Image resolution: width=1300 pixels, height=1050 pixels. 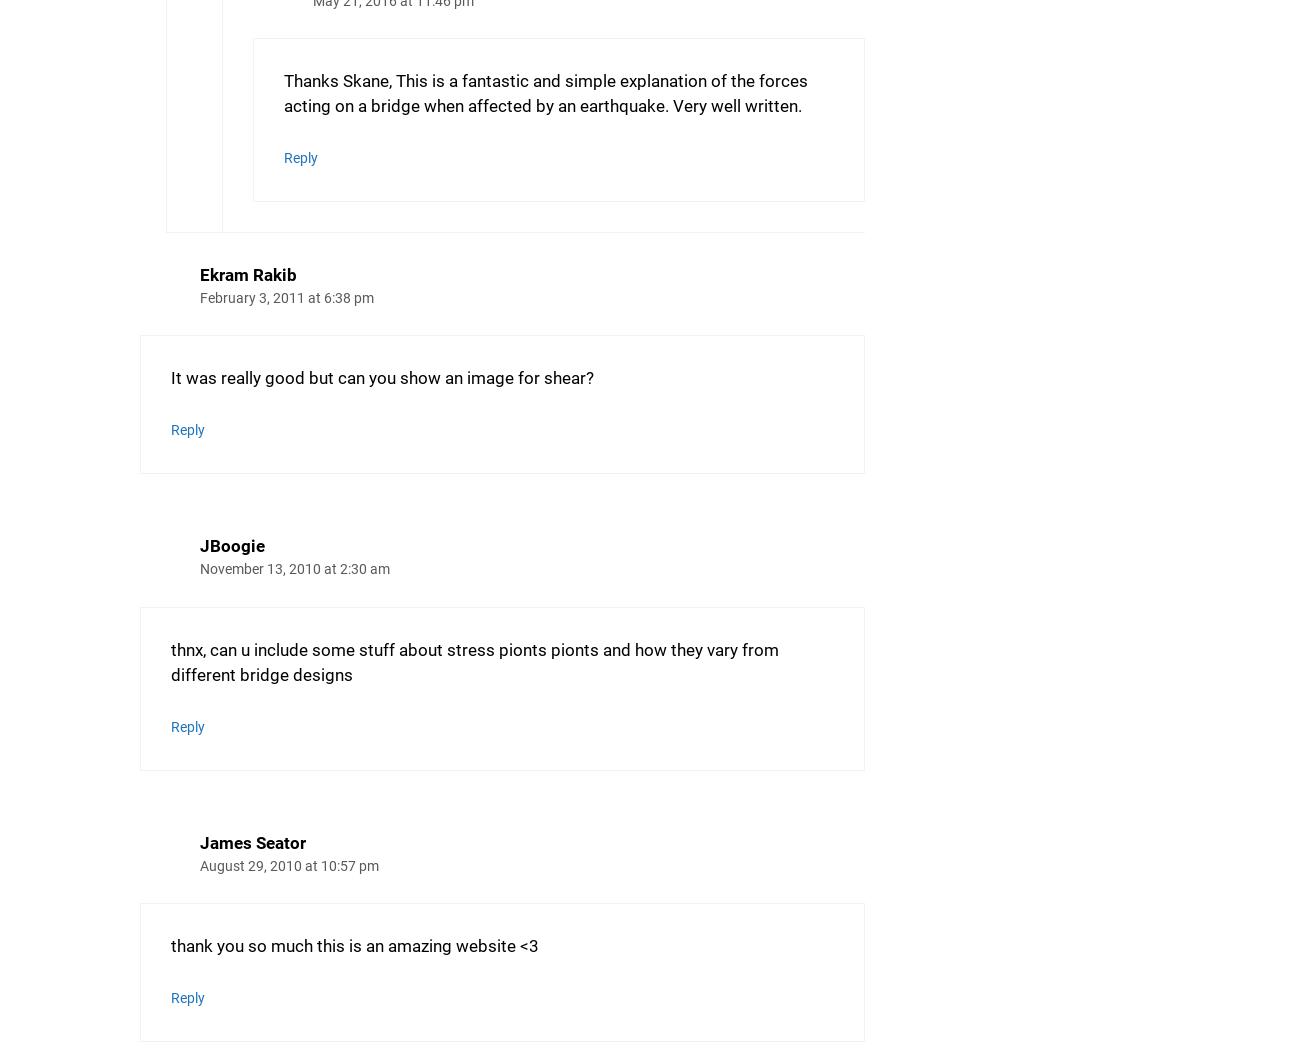 What do you see at coordinates (247, 273) in the screenshot?
I see `'Ekram Rakib'` at bounding box center [247, 273].